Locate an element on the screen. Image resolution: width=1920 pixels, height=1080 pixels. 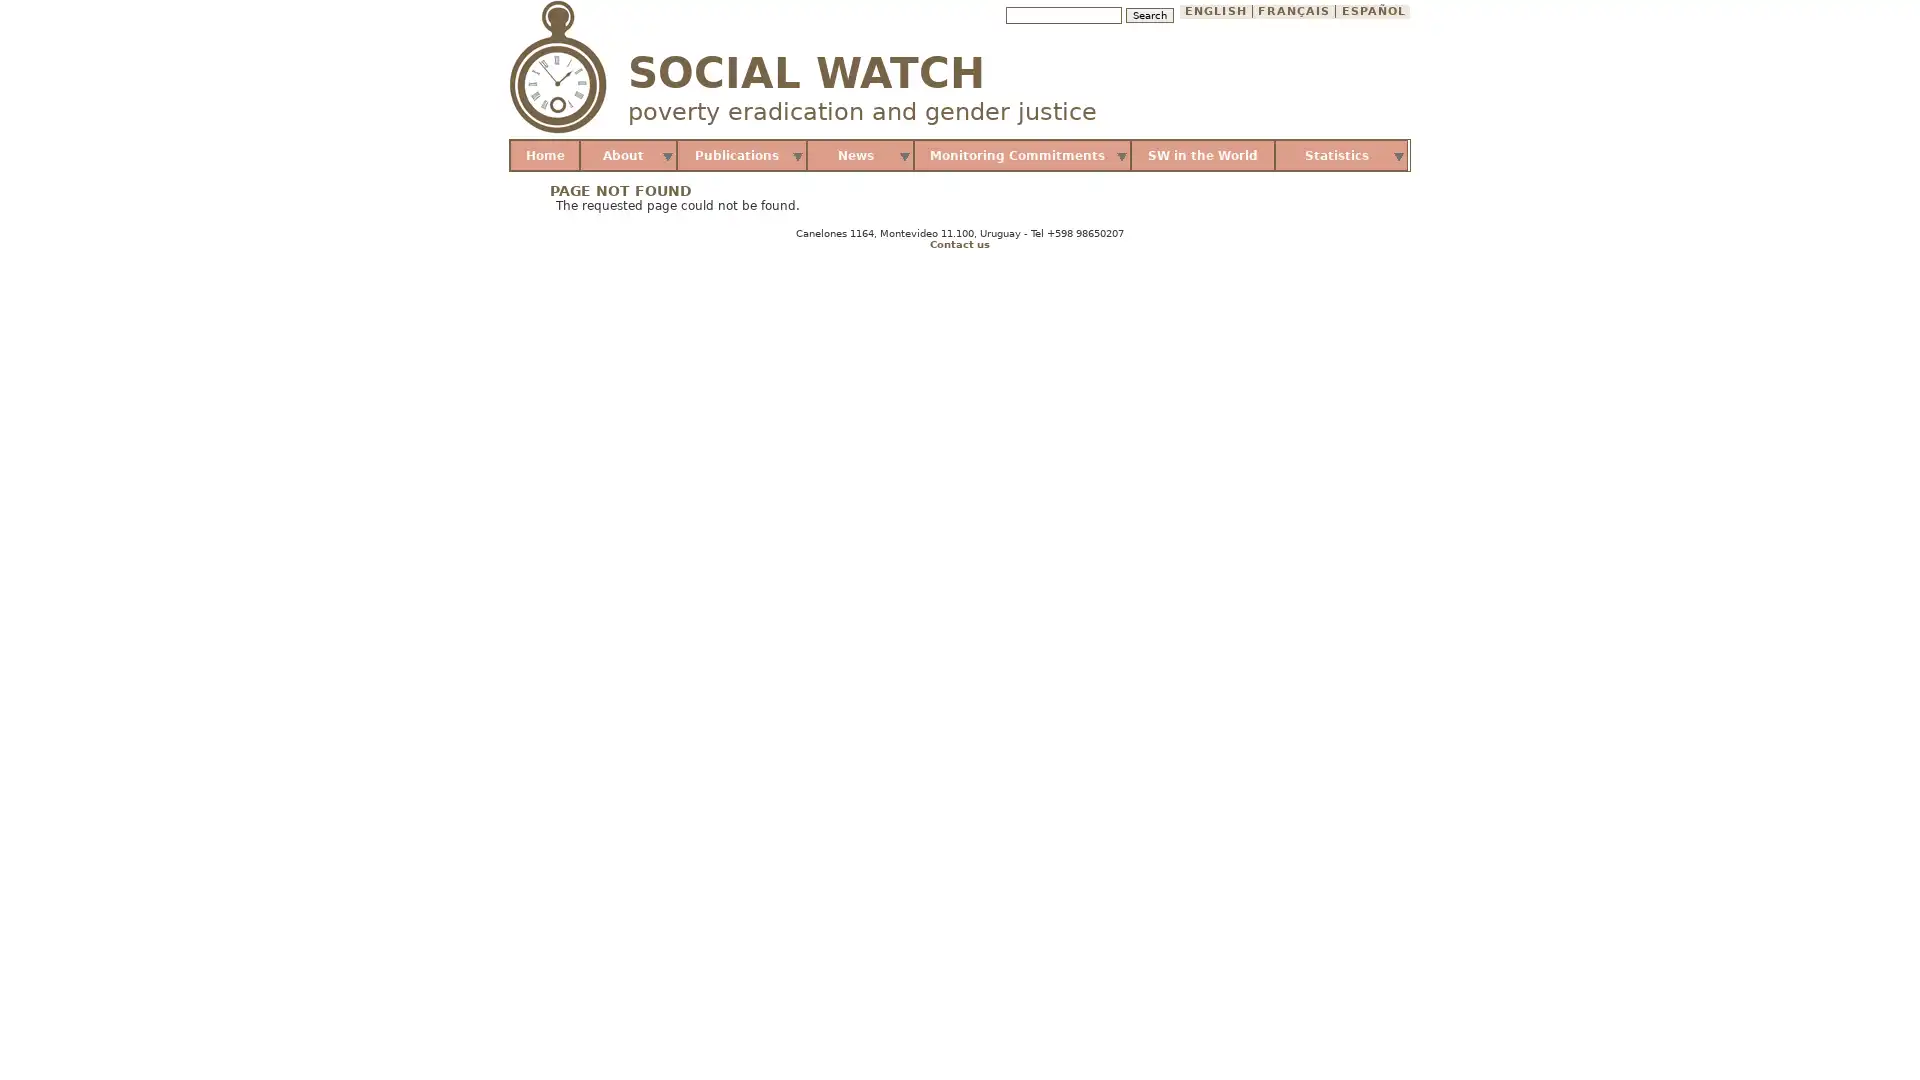
Search is located at coordinates (1148, 15).